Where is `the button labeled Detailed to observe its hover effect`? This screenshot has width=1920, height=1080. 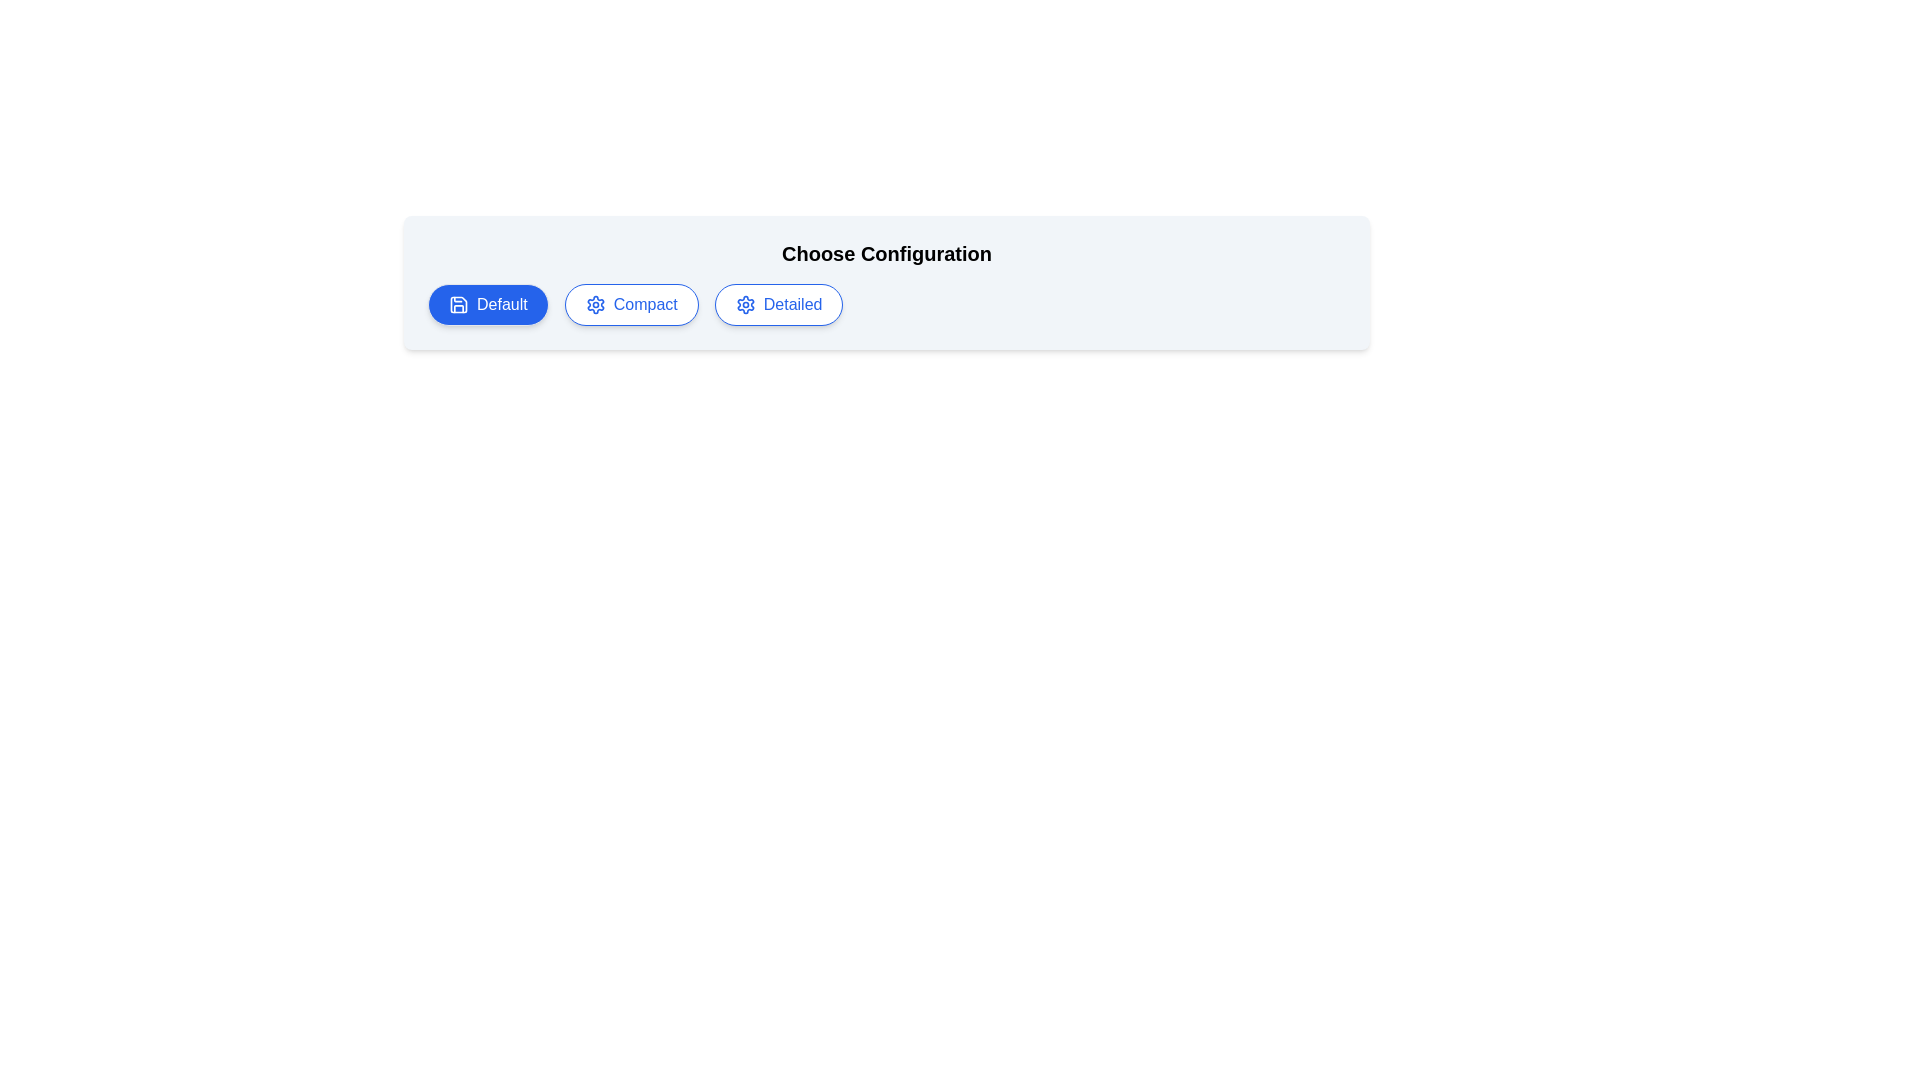 the button labeled Detailed to observe its hover effect is located at coordinates (778, 304).